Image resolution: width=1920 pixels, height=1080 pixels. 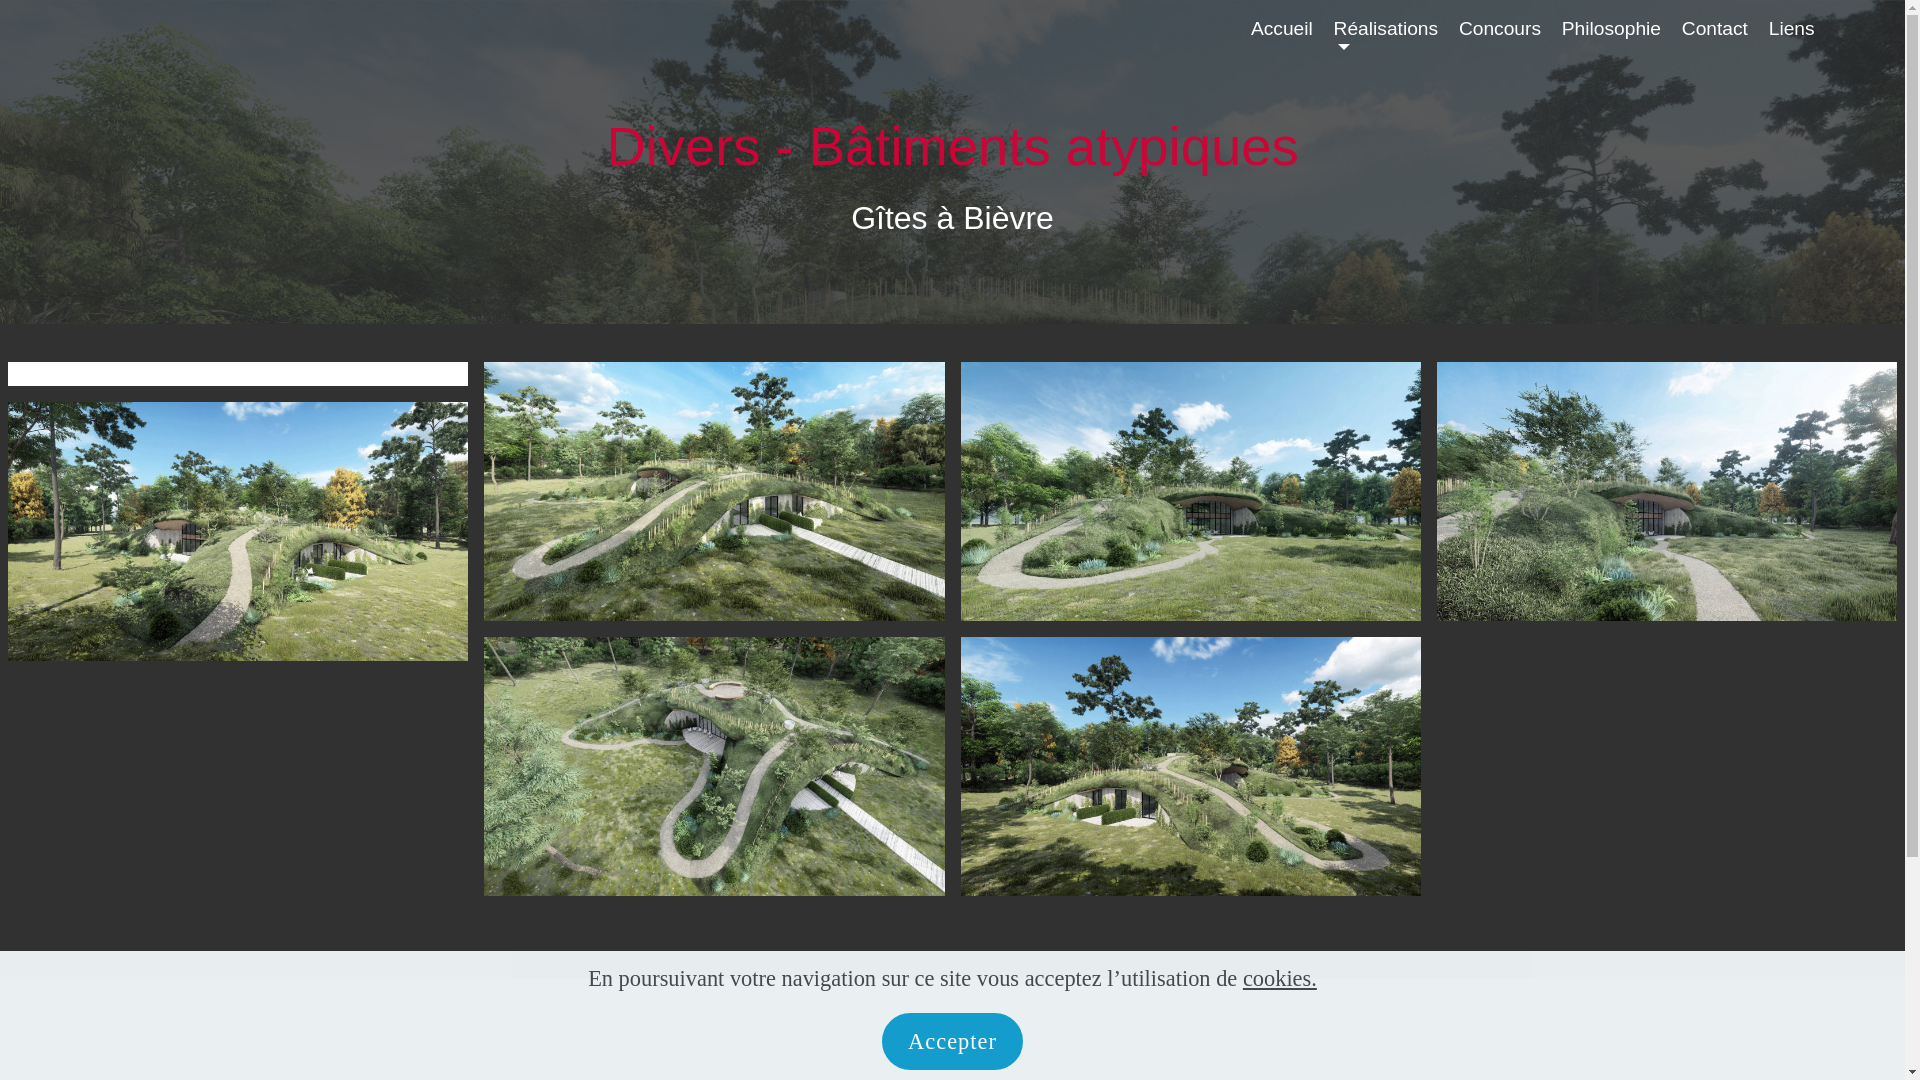 What do you see at coordinates (1611, 38) in the screenshot?
I see `'Philosophie'` at bounding box center [1611, 38].